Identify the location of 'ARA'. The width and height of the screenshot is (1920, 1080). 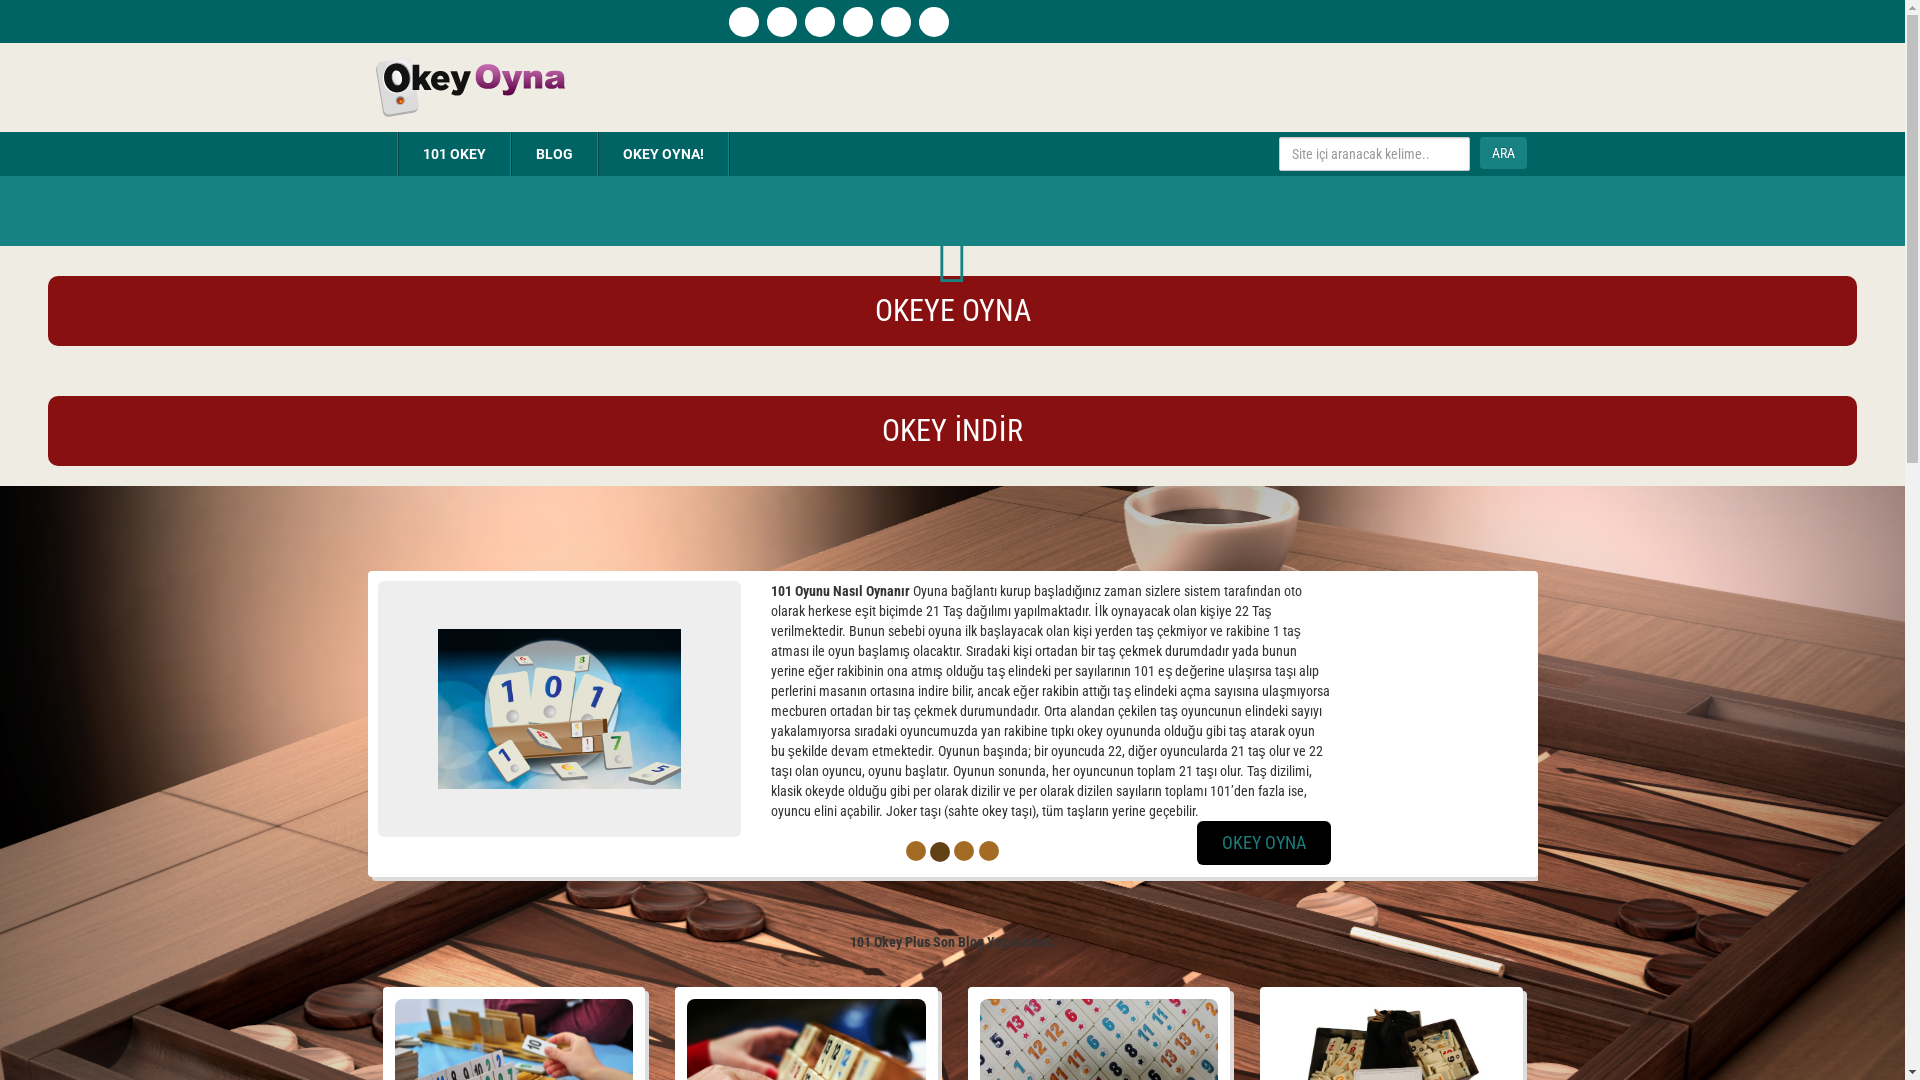
(1503, 152).